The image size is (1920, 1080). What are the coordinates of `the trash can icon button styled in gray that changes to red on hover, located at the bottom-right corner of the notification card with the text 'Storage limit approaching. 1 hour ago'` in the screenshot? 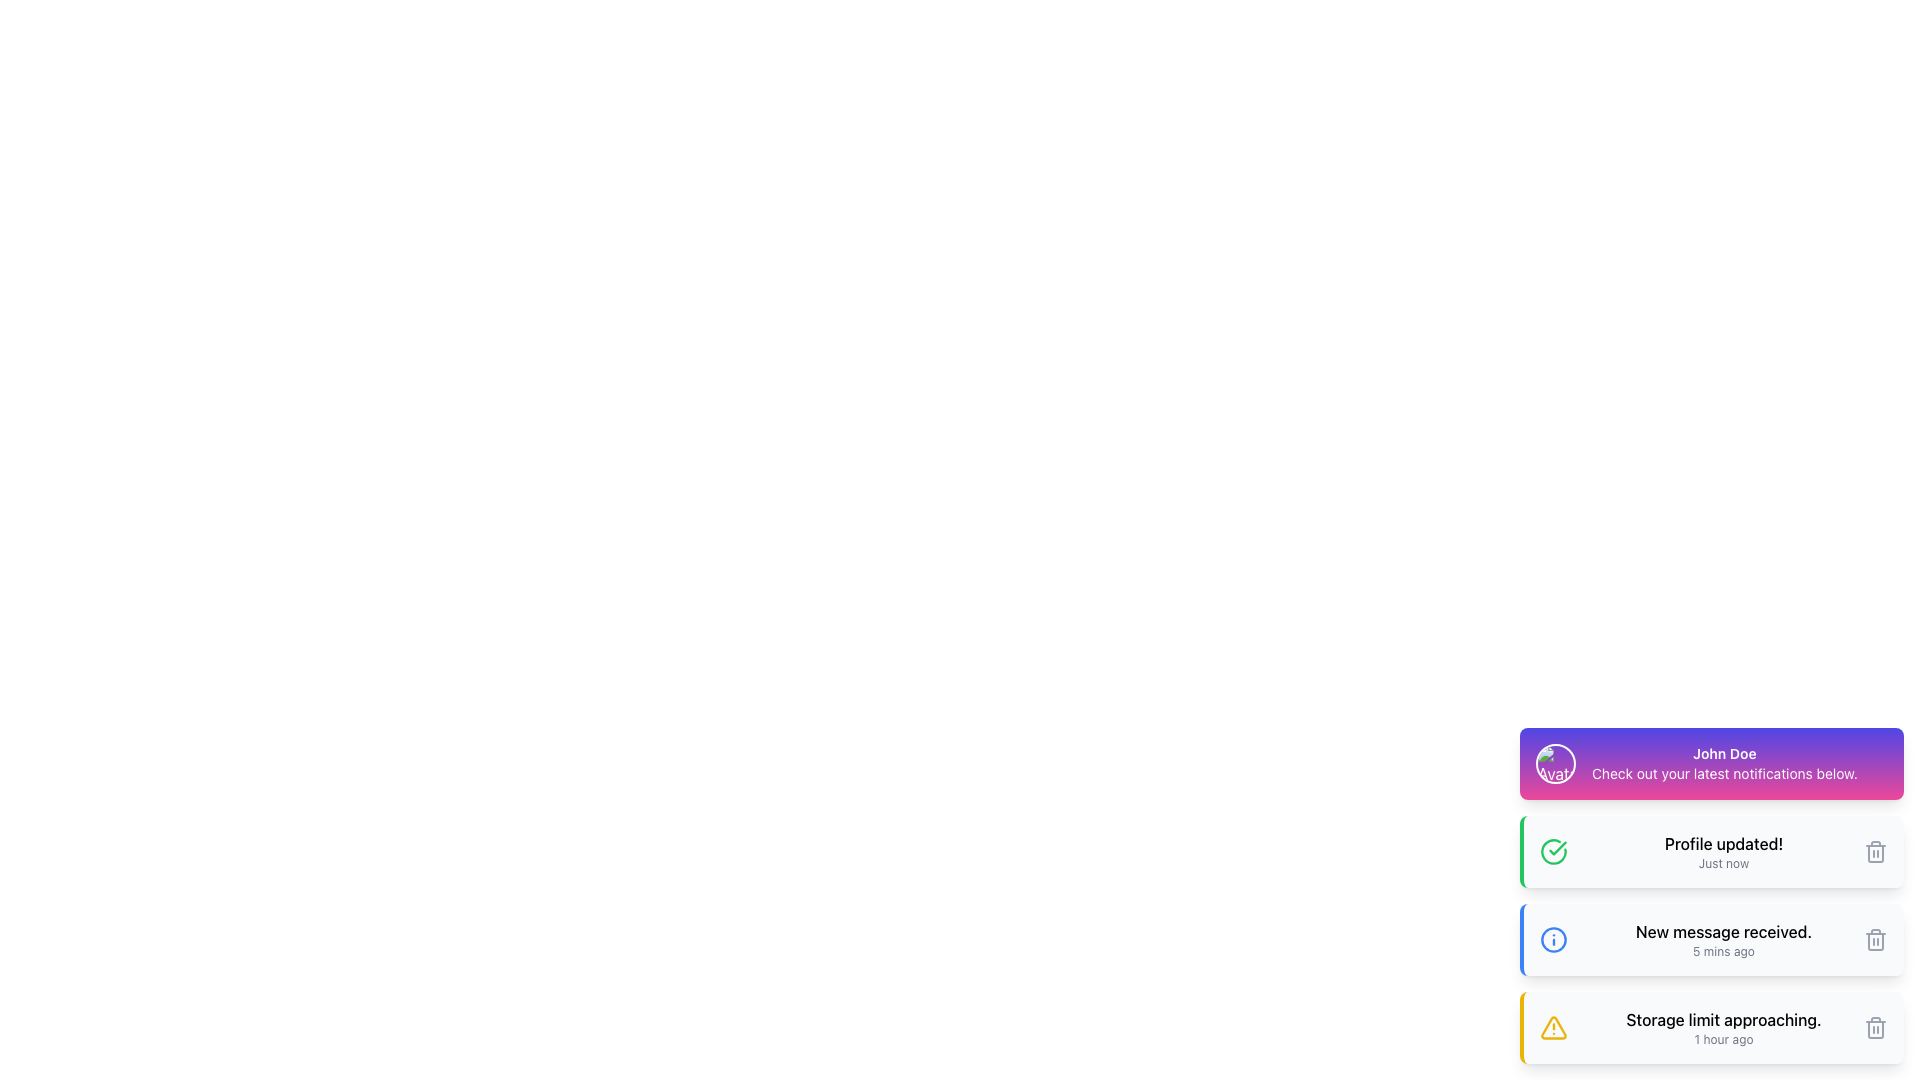 It's located at (1875, 1028).